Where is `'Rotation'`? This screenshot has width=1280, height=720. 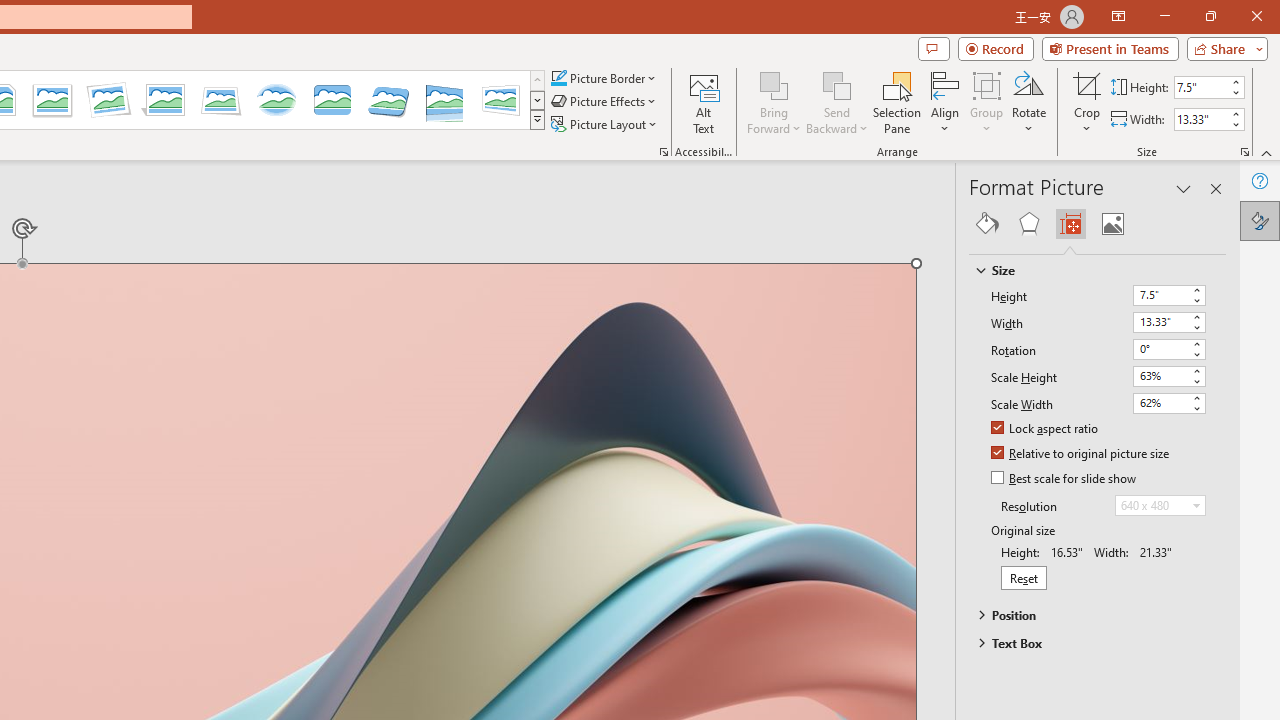 'Rotation' is located at coordinates (1160, 347).